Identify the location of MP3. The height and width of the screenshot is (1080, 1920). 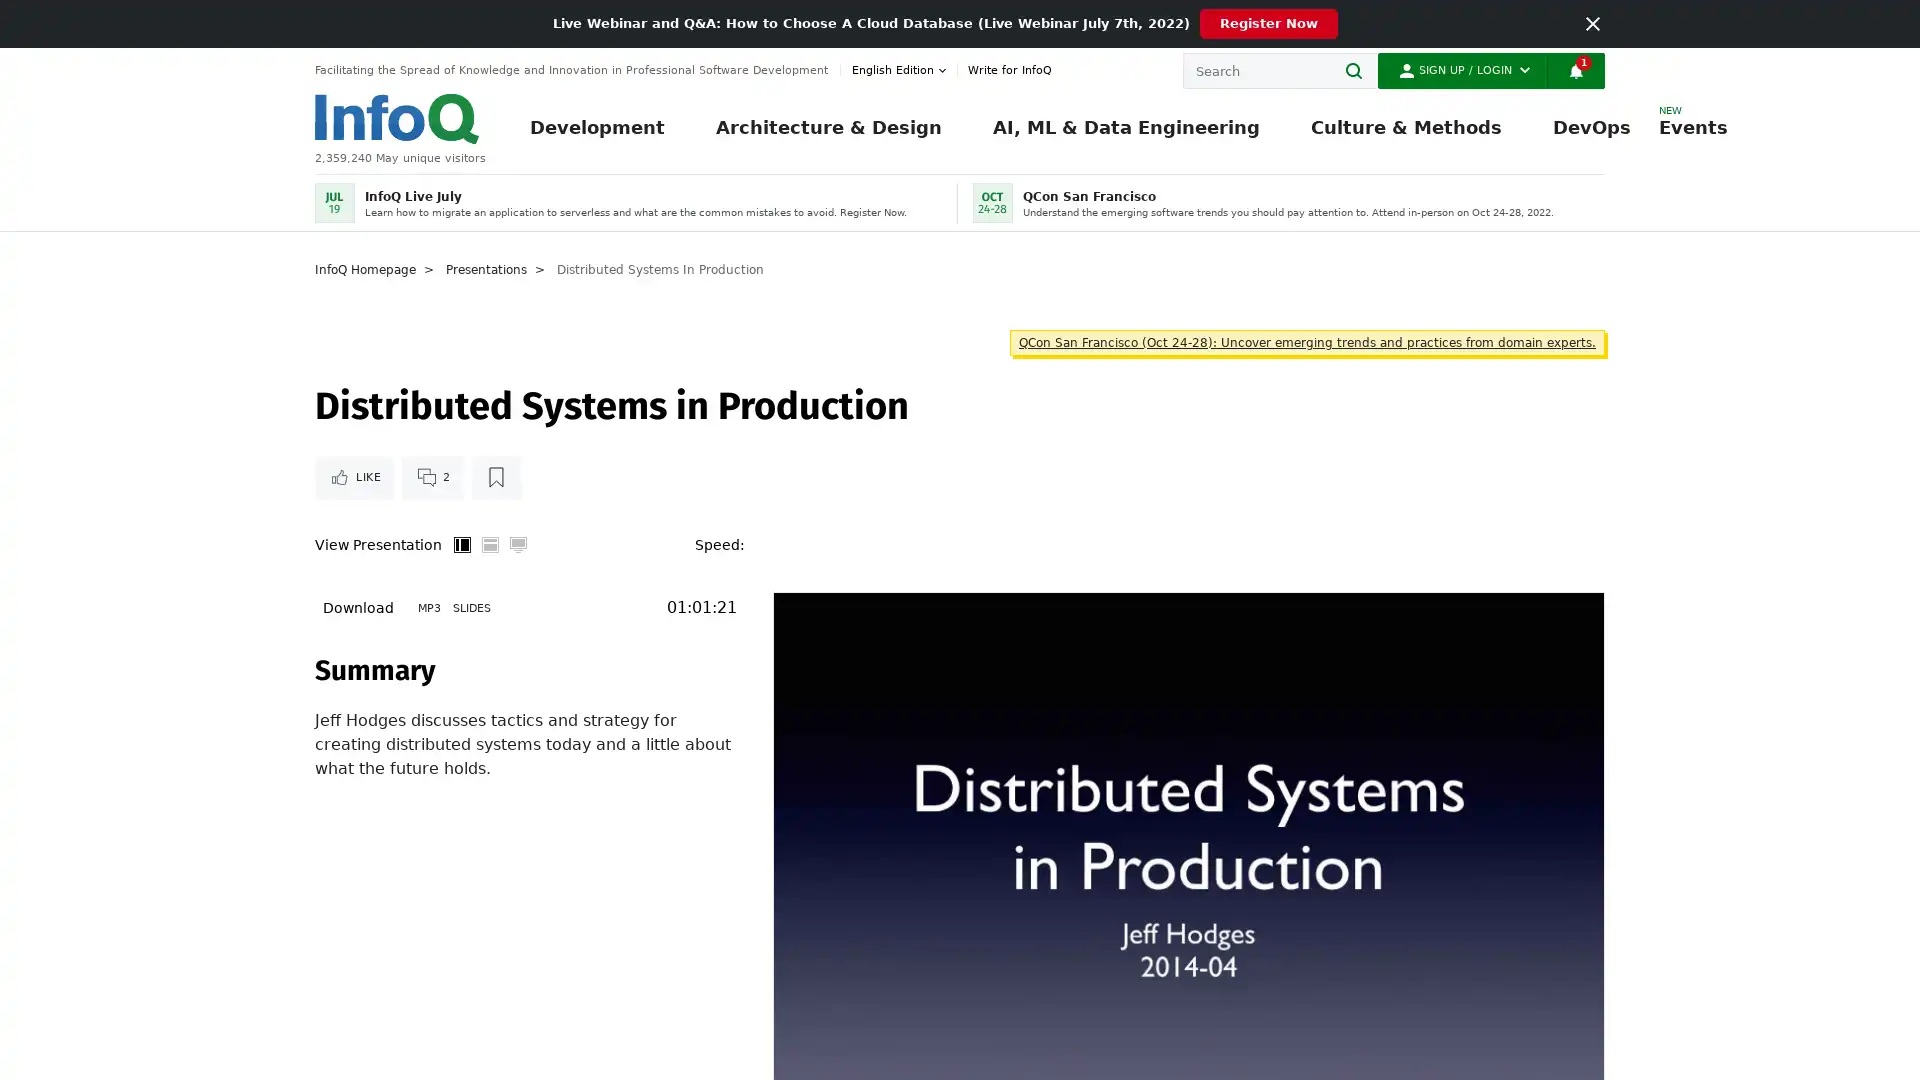
(428, 623).